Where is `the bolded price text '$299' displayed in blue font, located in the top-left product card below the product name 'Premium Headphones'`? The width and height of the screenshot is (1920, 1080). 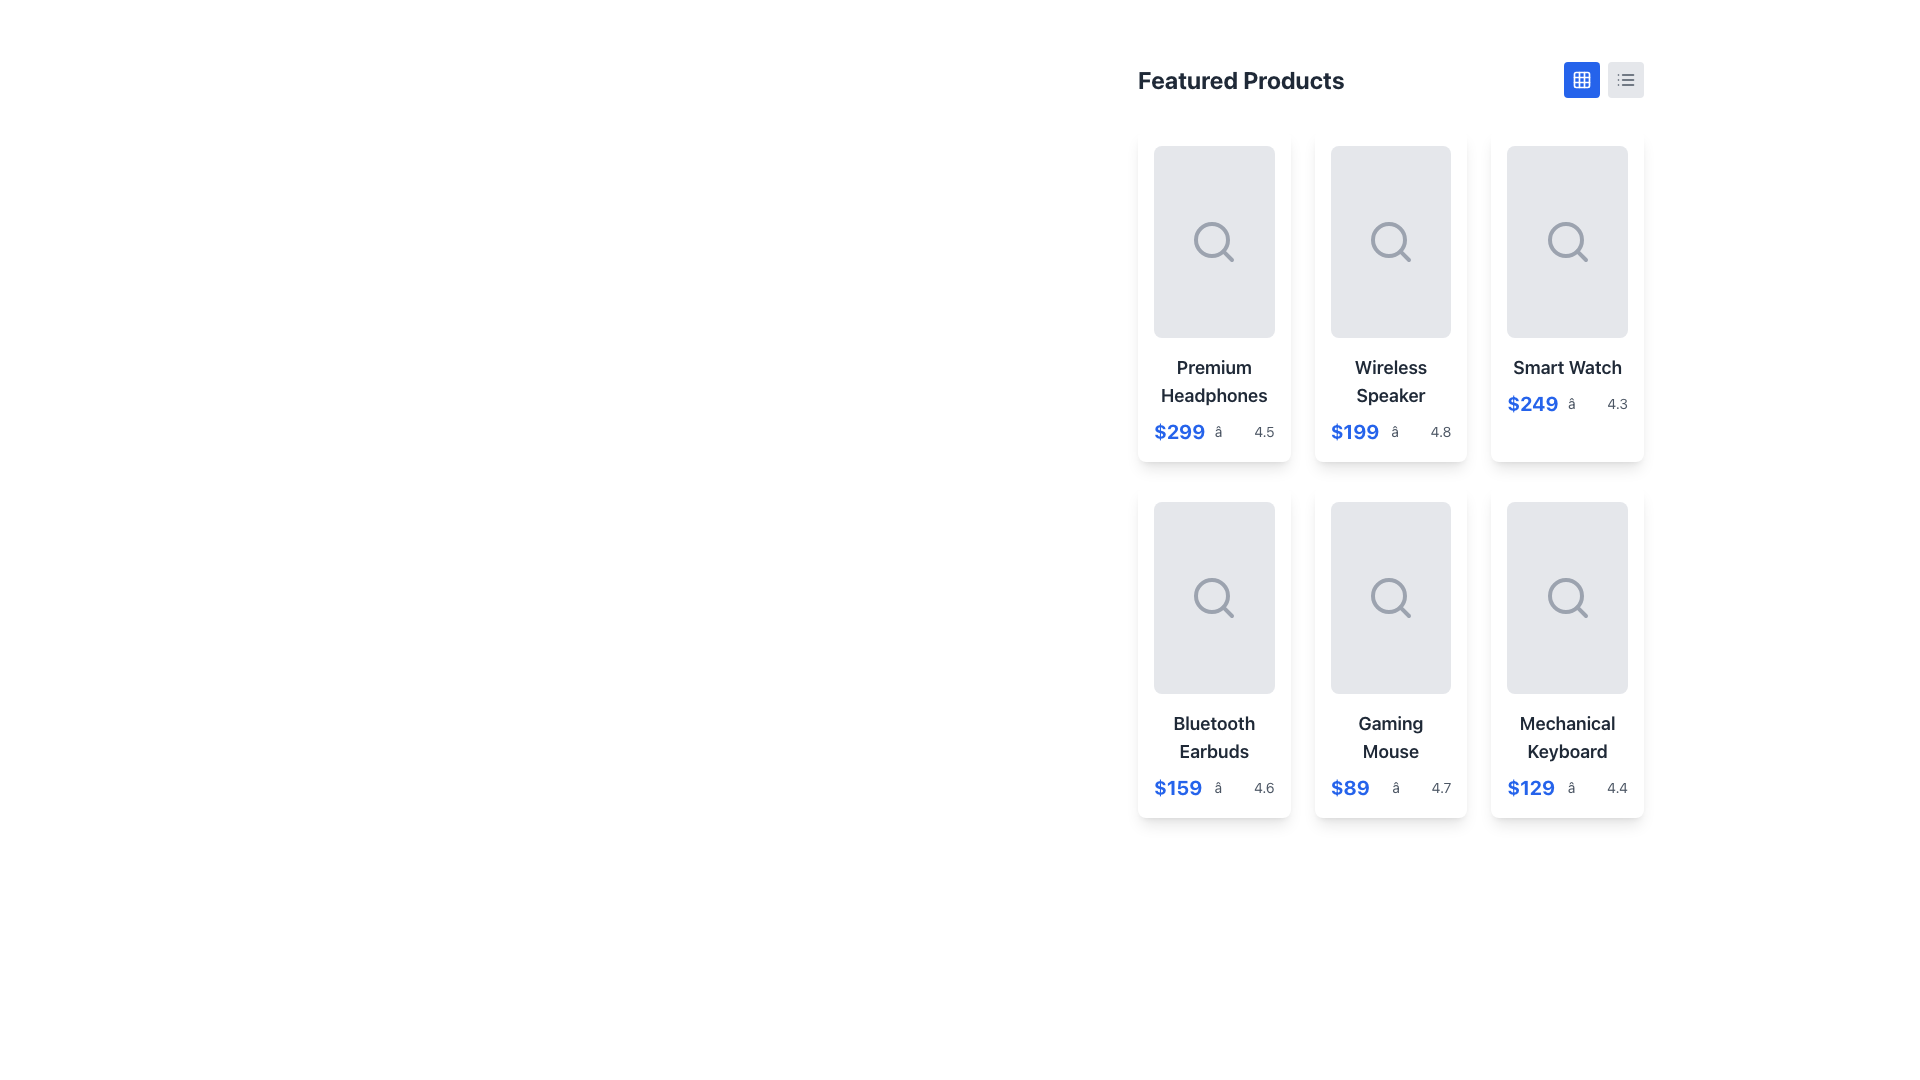
the bolded price text '$299' displayed in blue font, located in the top-left product card below the product name 'Premium Headphones' is located at coordinates (1179, 431).